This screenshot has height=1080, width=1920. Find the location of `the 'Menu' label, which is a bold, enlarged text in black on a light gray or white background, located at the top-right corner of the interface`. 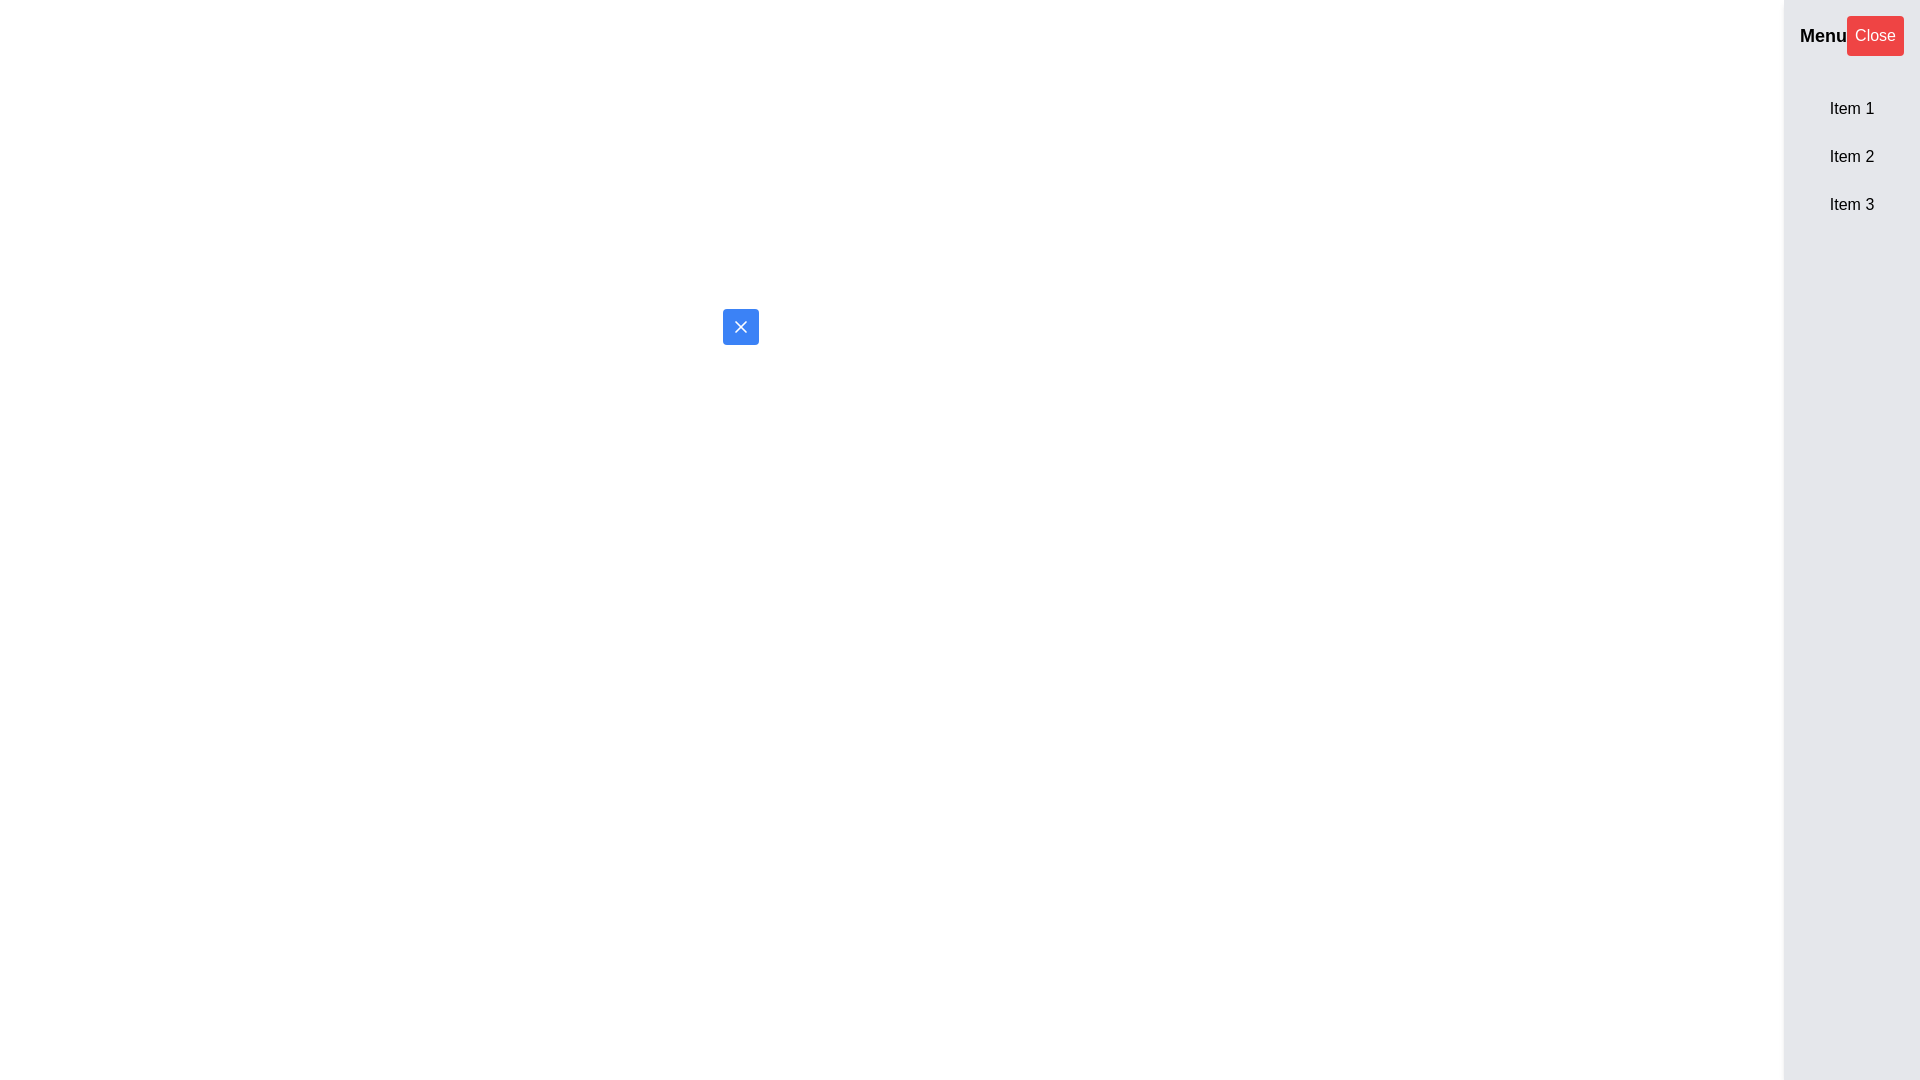

the 'Menu' label, which is a bold, enlarged text in black on a light gray or white background, located at the top-right corner of the interface is located at coordinates (1823, 35).